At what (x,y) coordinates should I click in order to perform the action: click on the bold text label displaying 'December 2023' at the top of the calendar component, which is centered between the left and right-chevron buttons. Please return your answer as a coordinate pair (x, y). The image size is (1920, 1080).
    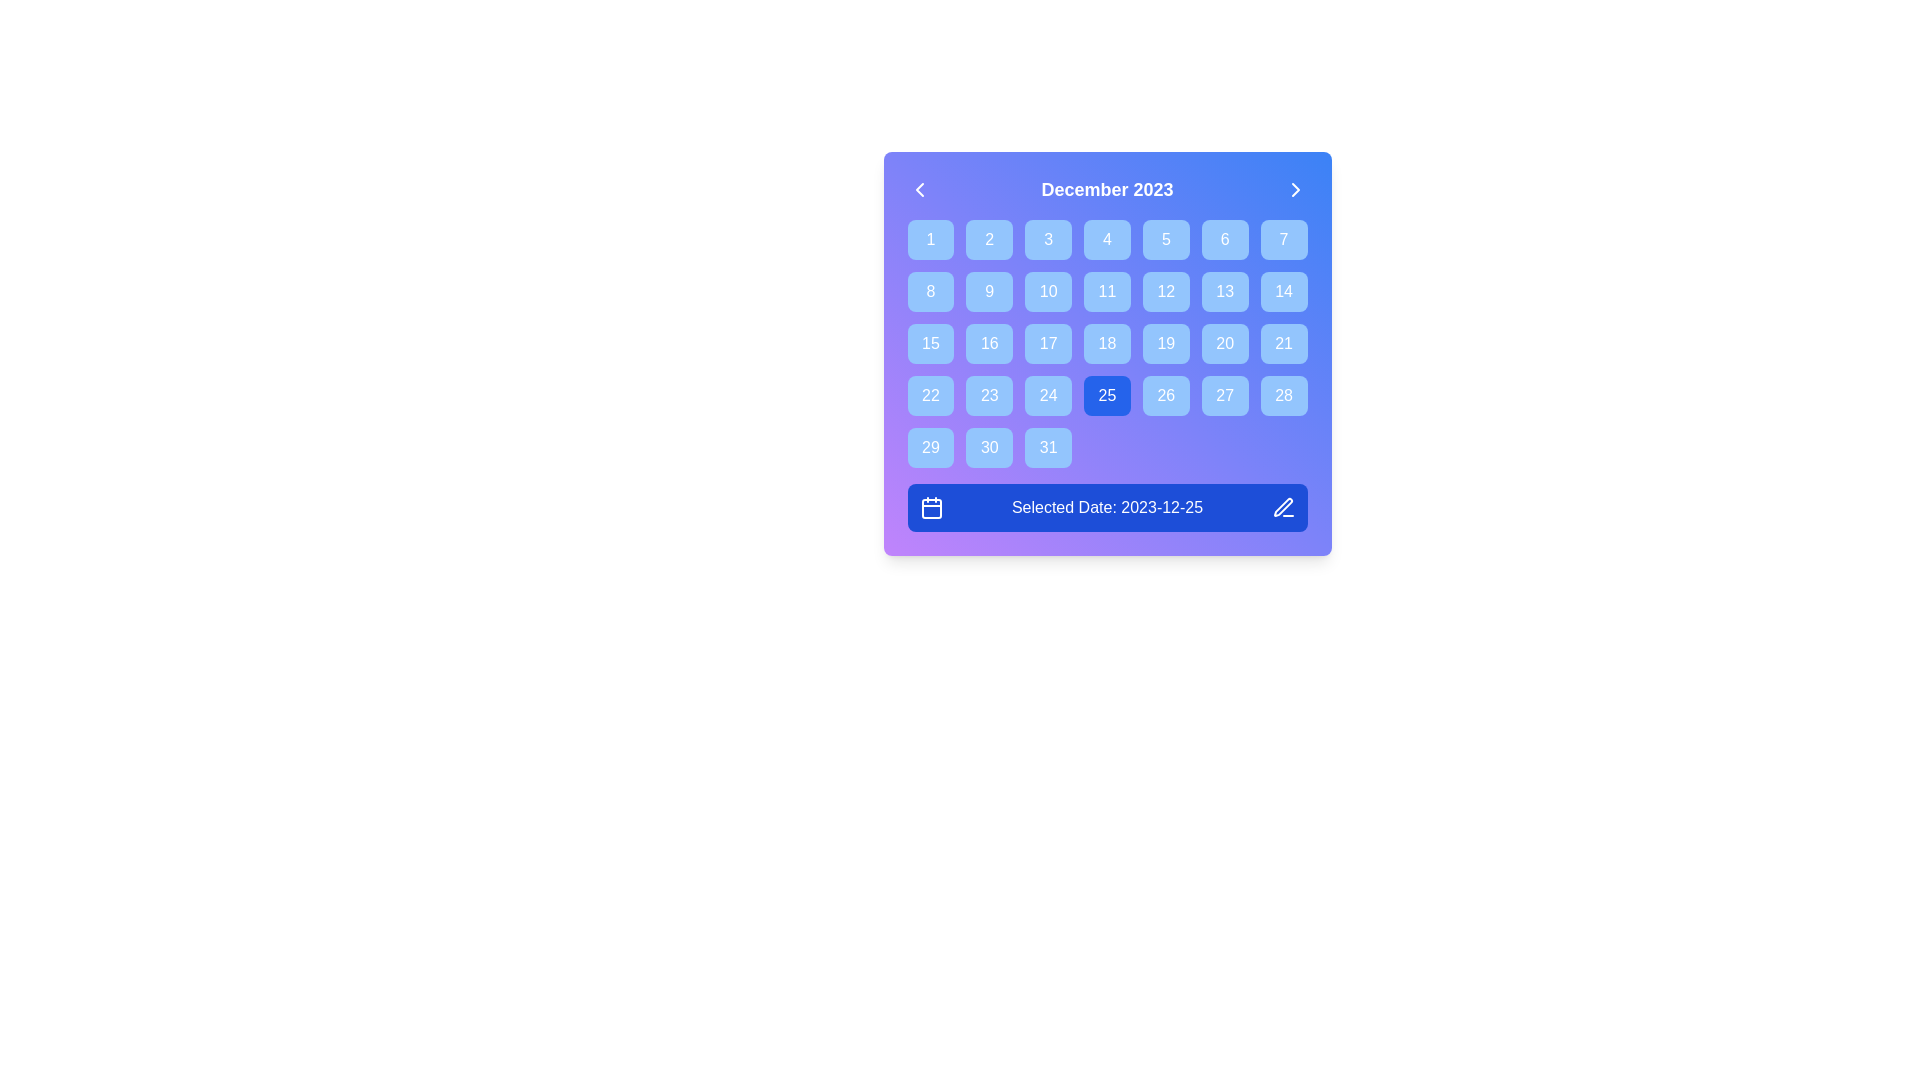
    Looking at the image, I should click on (1106, 189).